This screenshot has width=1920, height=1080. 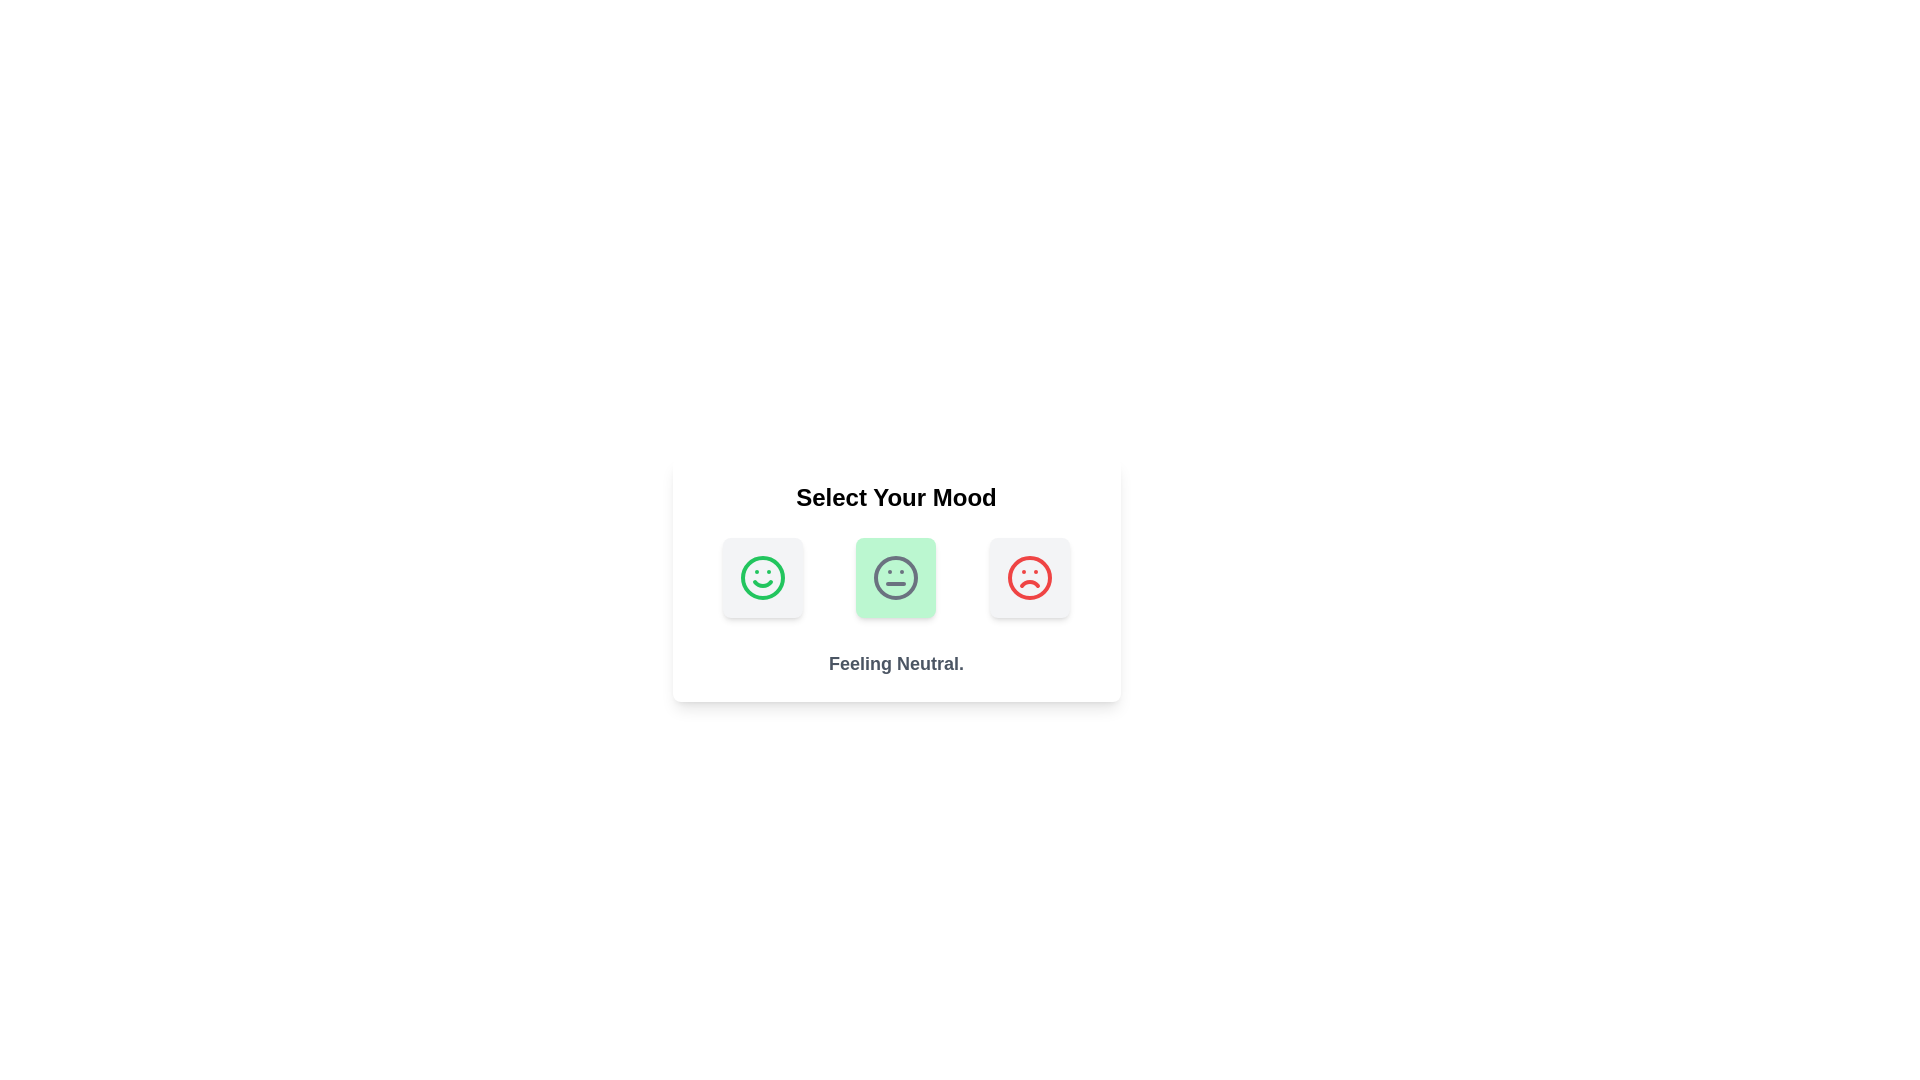 I want to click on any face icon in the Button Group located beneath the 'Select Your Mood' heading, so click(x=895, y=578).